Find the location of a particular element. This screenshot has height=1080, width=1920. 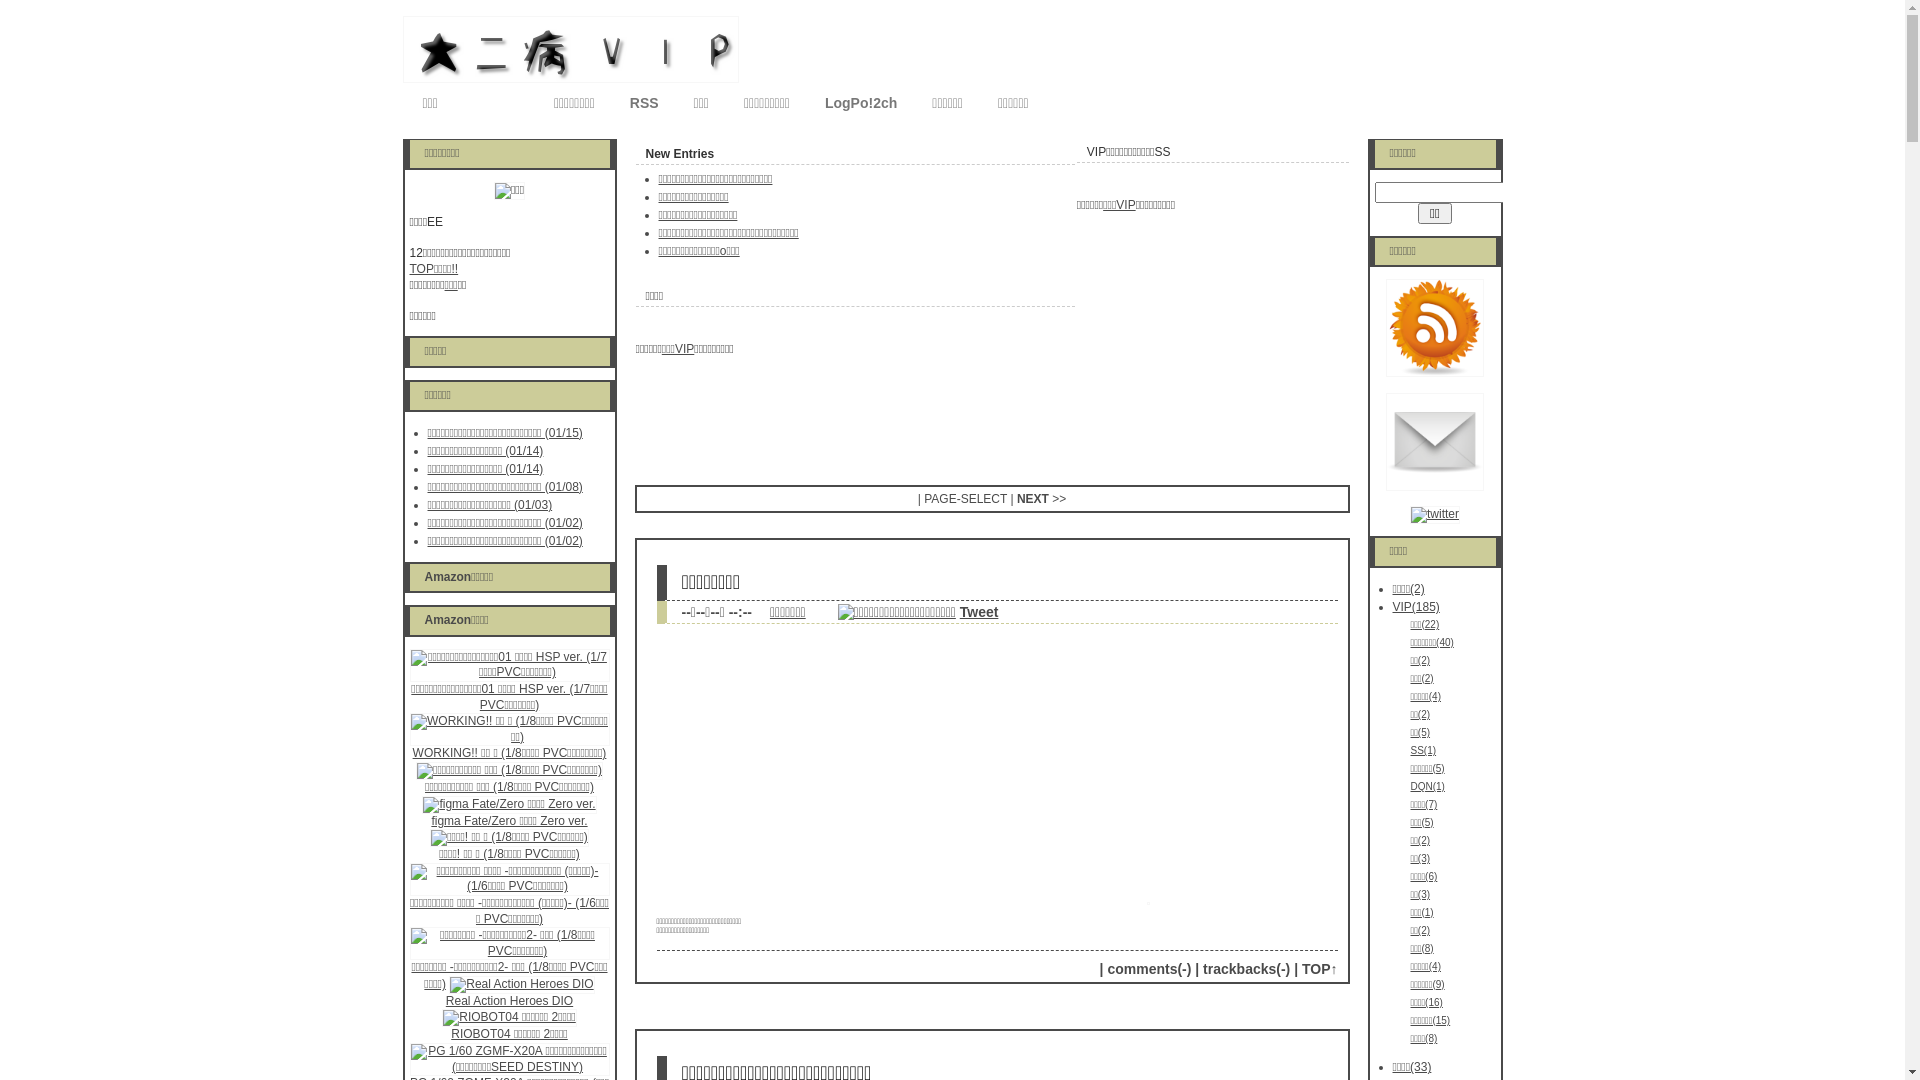

'Tweet' is located at coordinates (979, 611).